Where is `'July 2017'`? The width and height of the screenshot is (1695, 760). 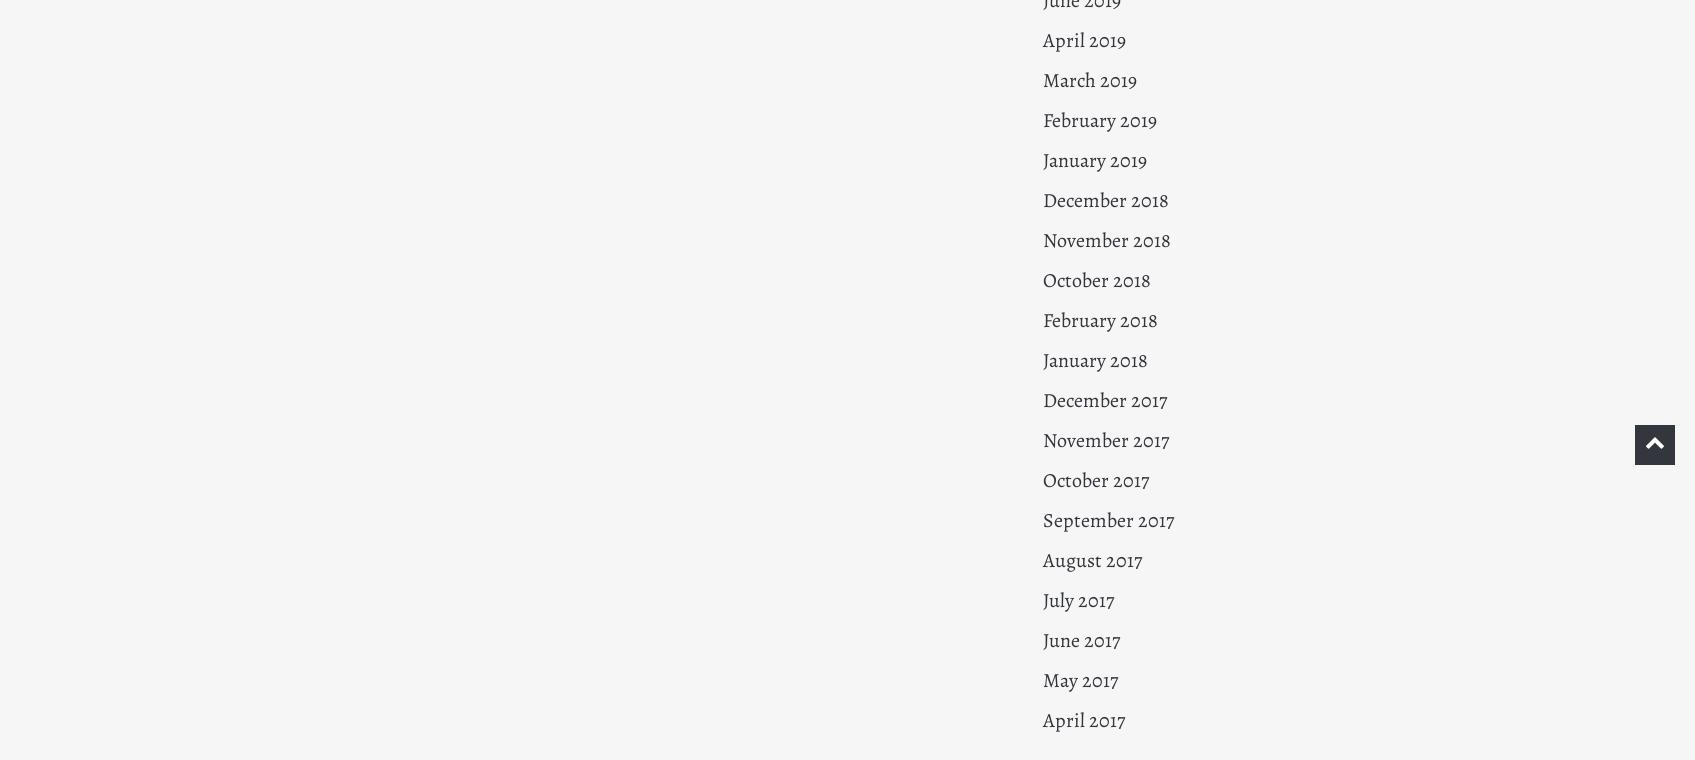
'July 2017' is located at coordinates (1077, 599).